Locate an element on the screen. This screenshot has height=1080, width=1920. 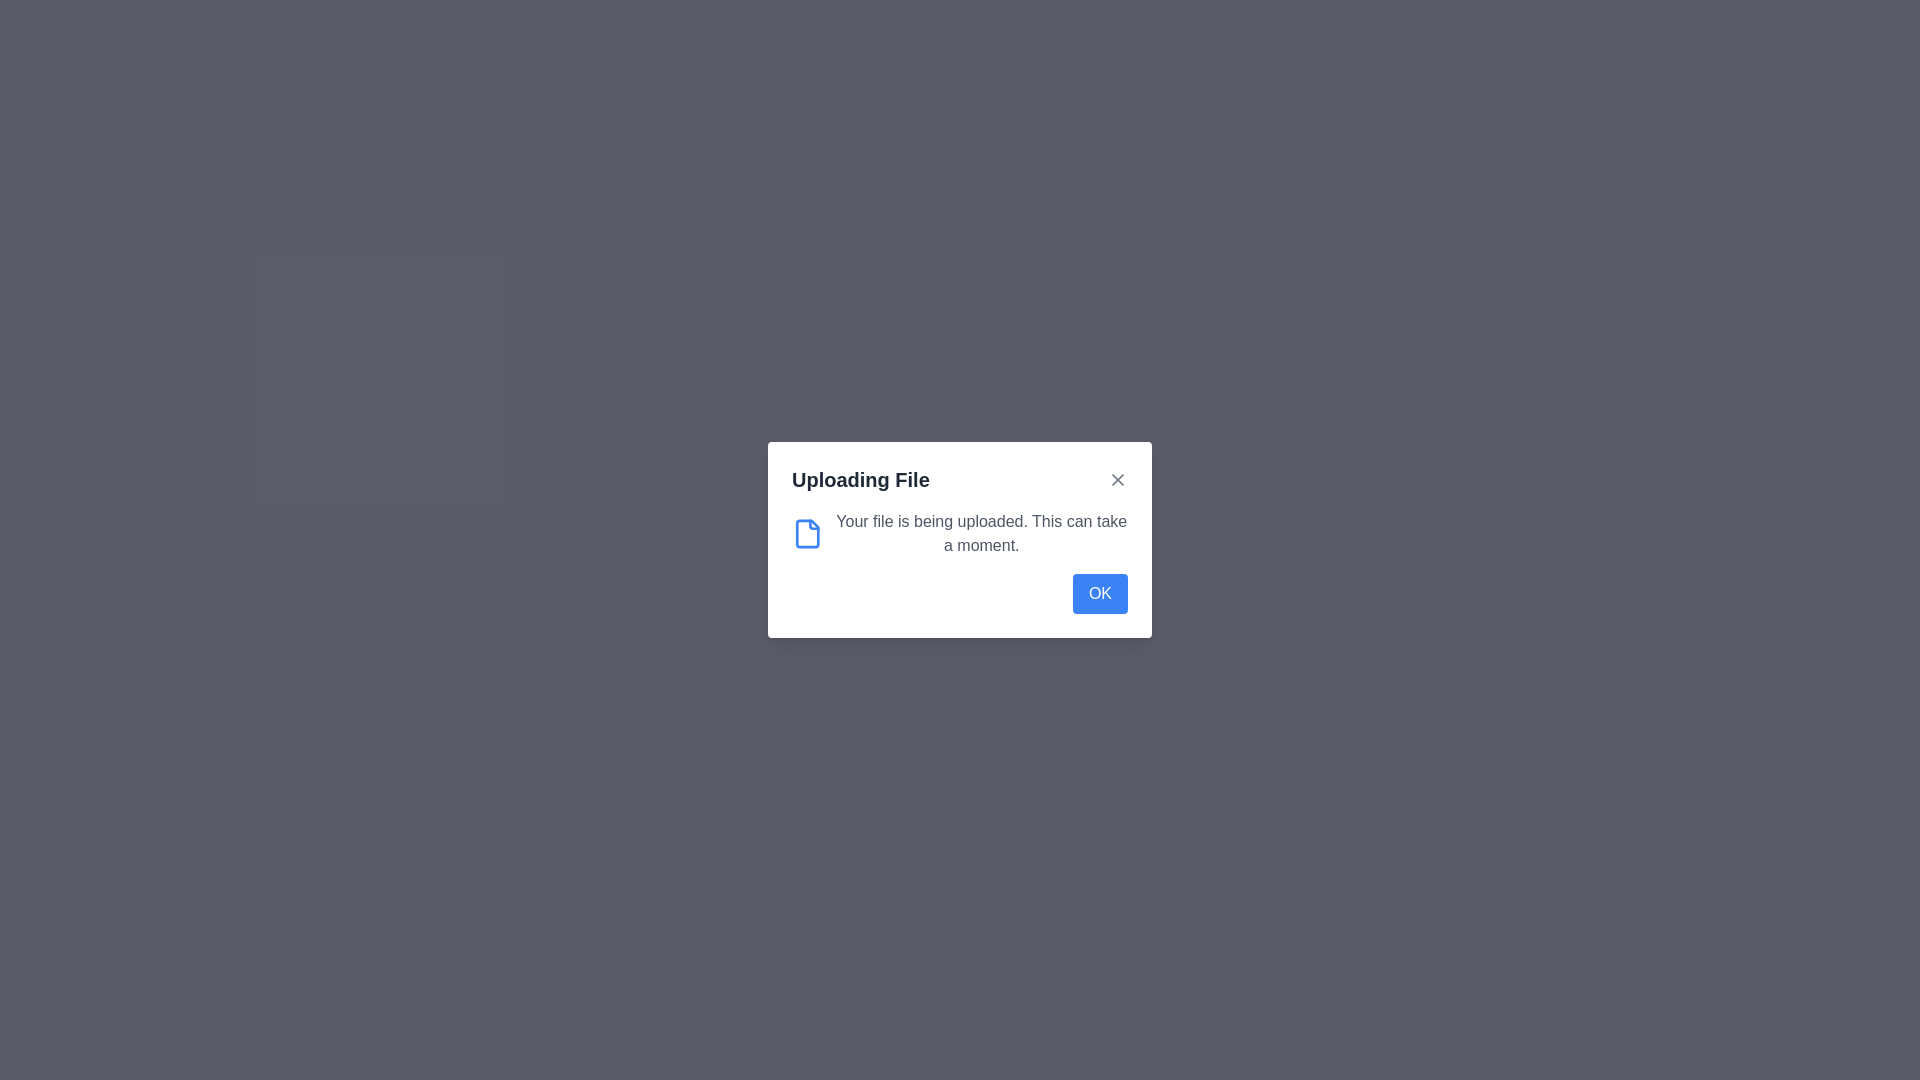
the title text label of the dialog box that indicates the file uploading process, located in the upper-left section of the header area is located at coordinates (860, 479).